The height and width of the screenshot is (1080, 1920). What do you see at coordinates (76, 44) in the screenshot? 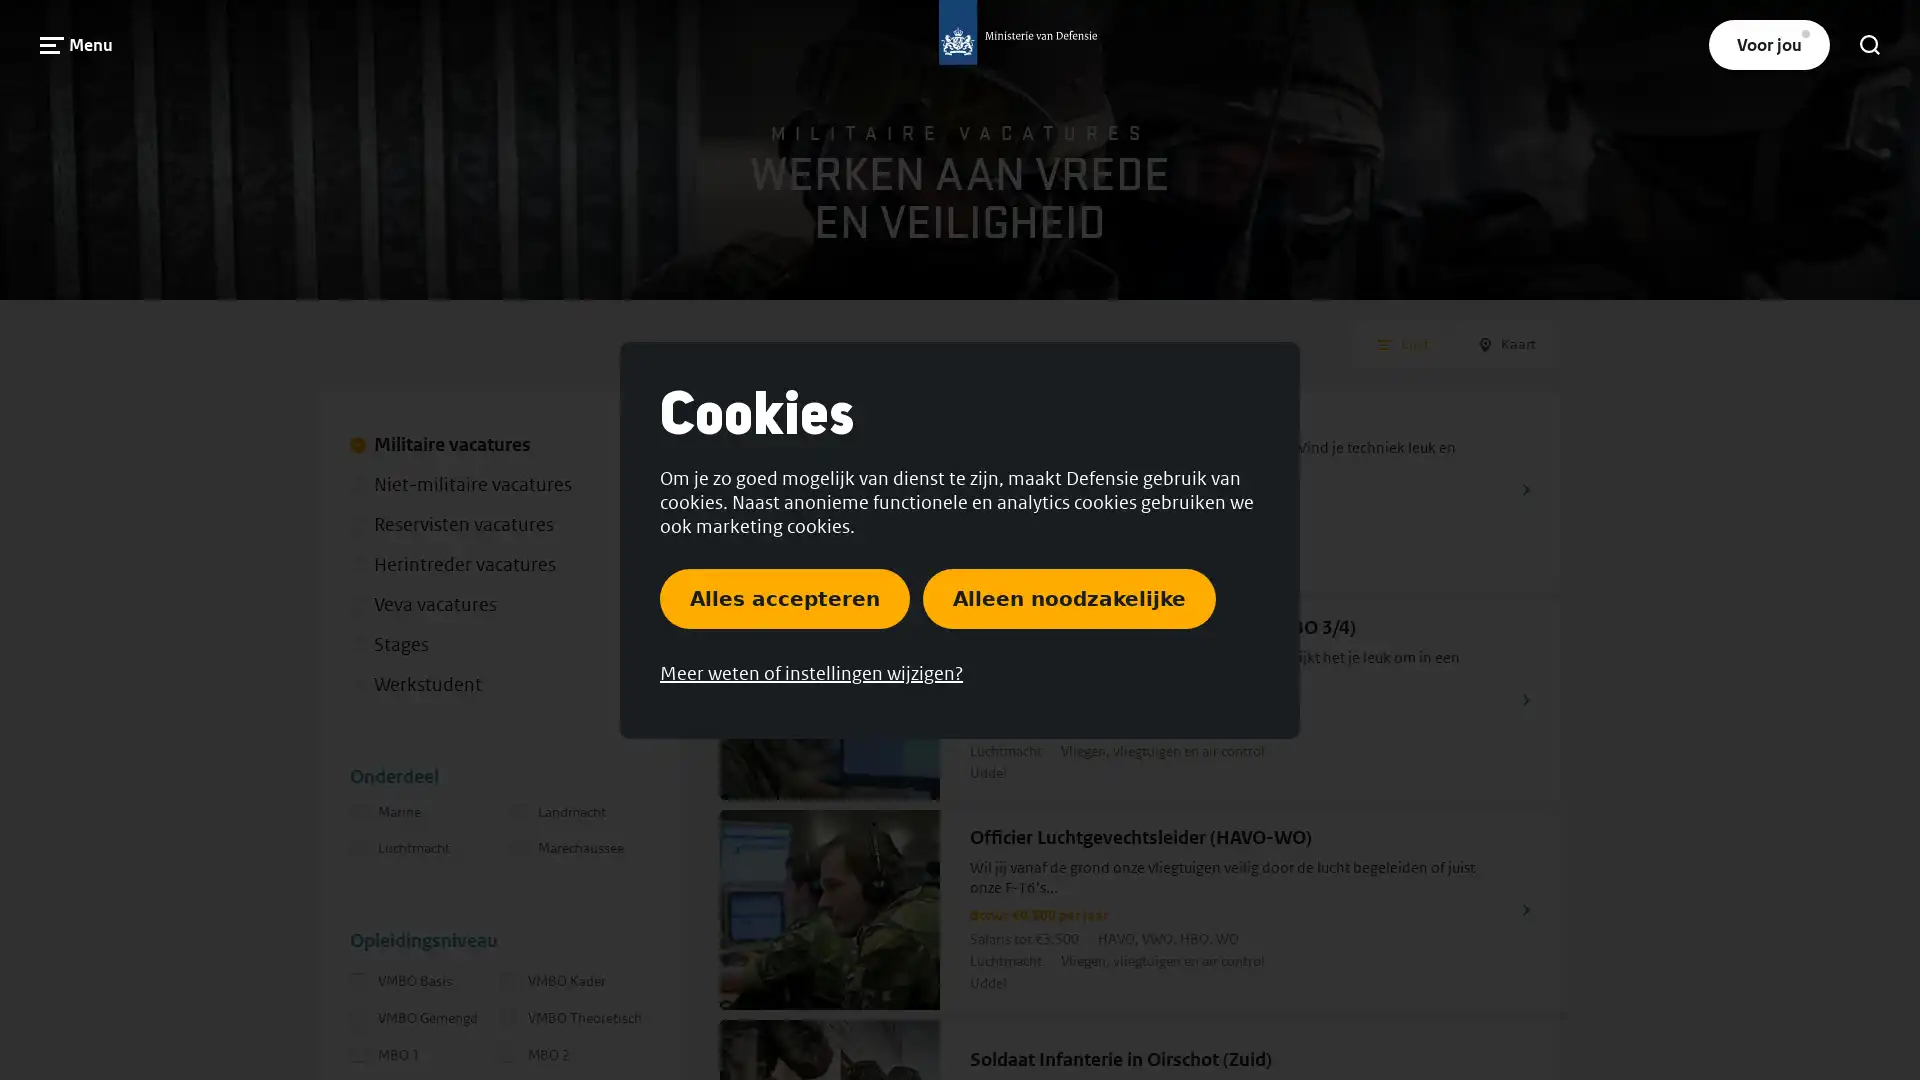
I see `Menu openen` at bounding box center [76, 44].